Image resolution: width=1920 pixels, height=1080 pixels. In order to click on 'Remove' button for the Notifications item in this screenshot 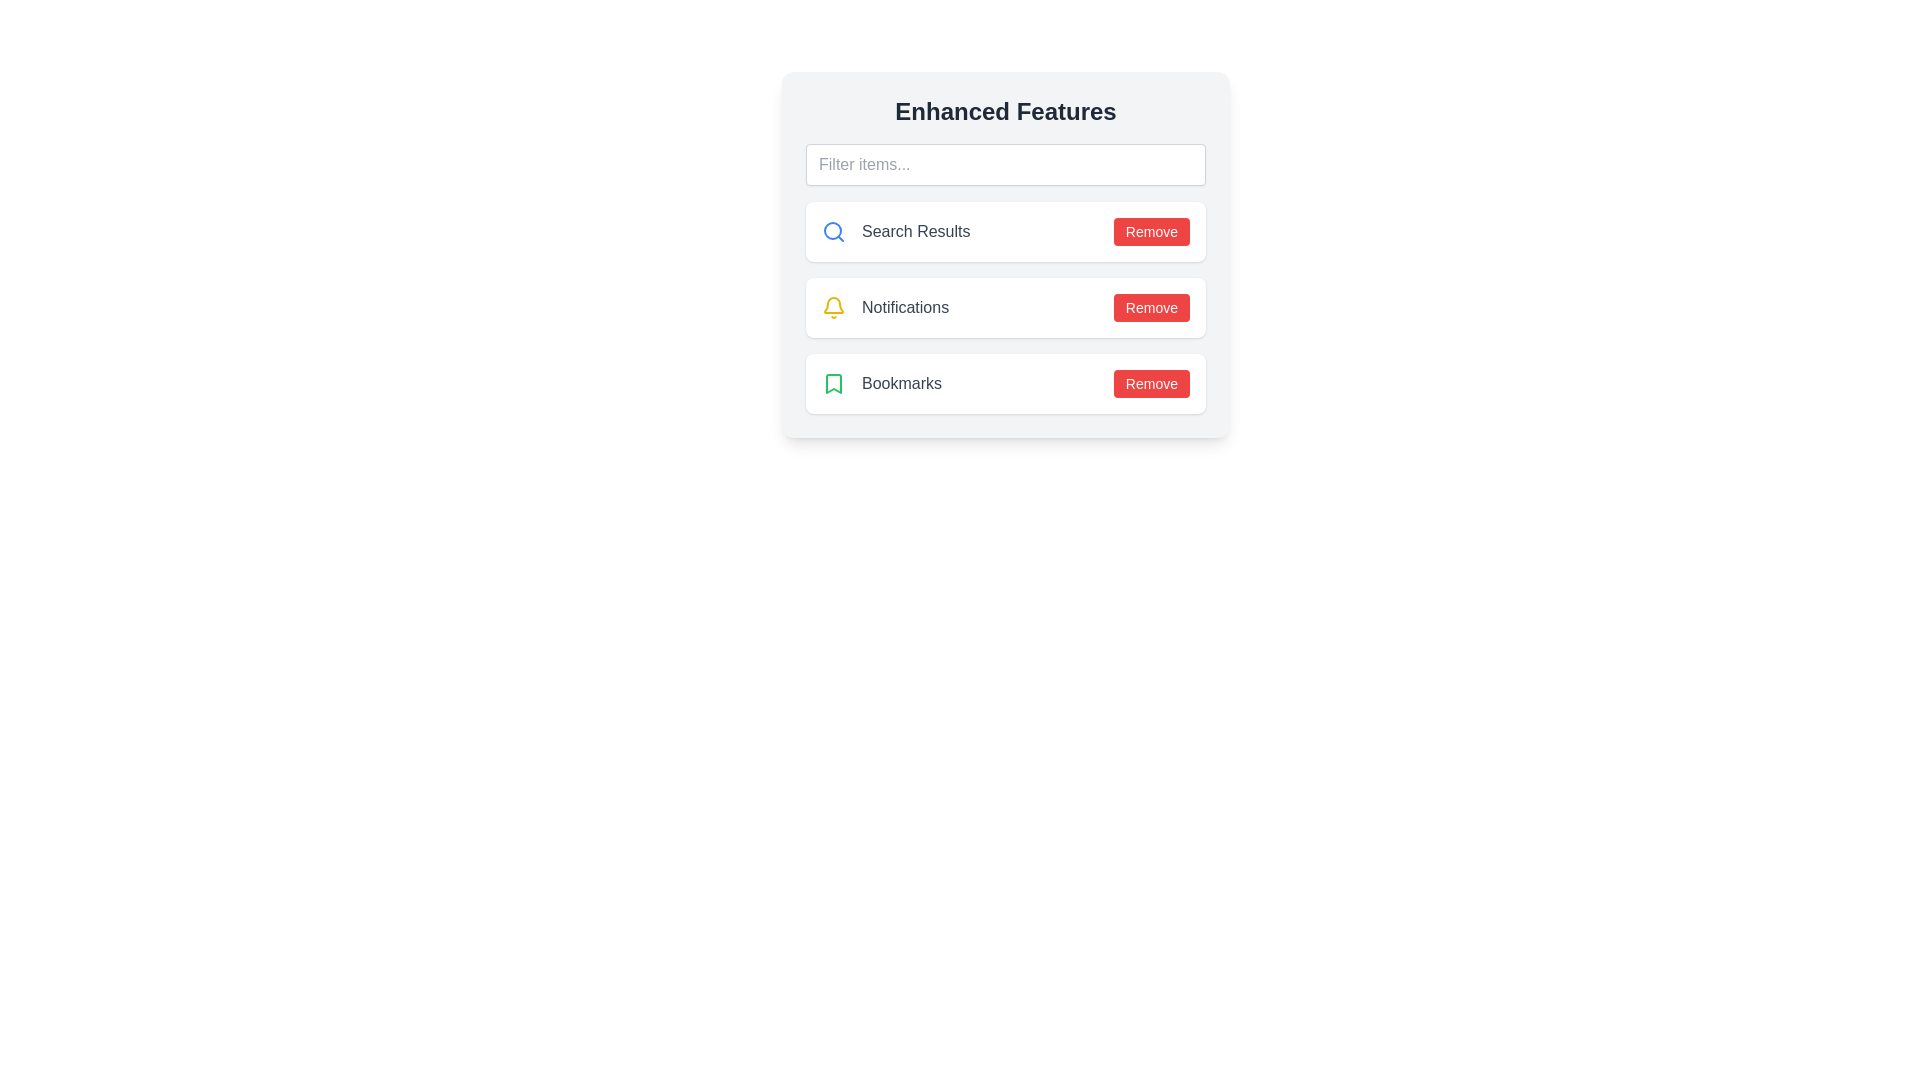, I will do `click(1152, 308)`.